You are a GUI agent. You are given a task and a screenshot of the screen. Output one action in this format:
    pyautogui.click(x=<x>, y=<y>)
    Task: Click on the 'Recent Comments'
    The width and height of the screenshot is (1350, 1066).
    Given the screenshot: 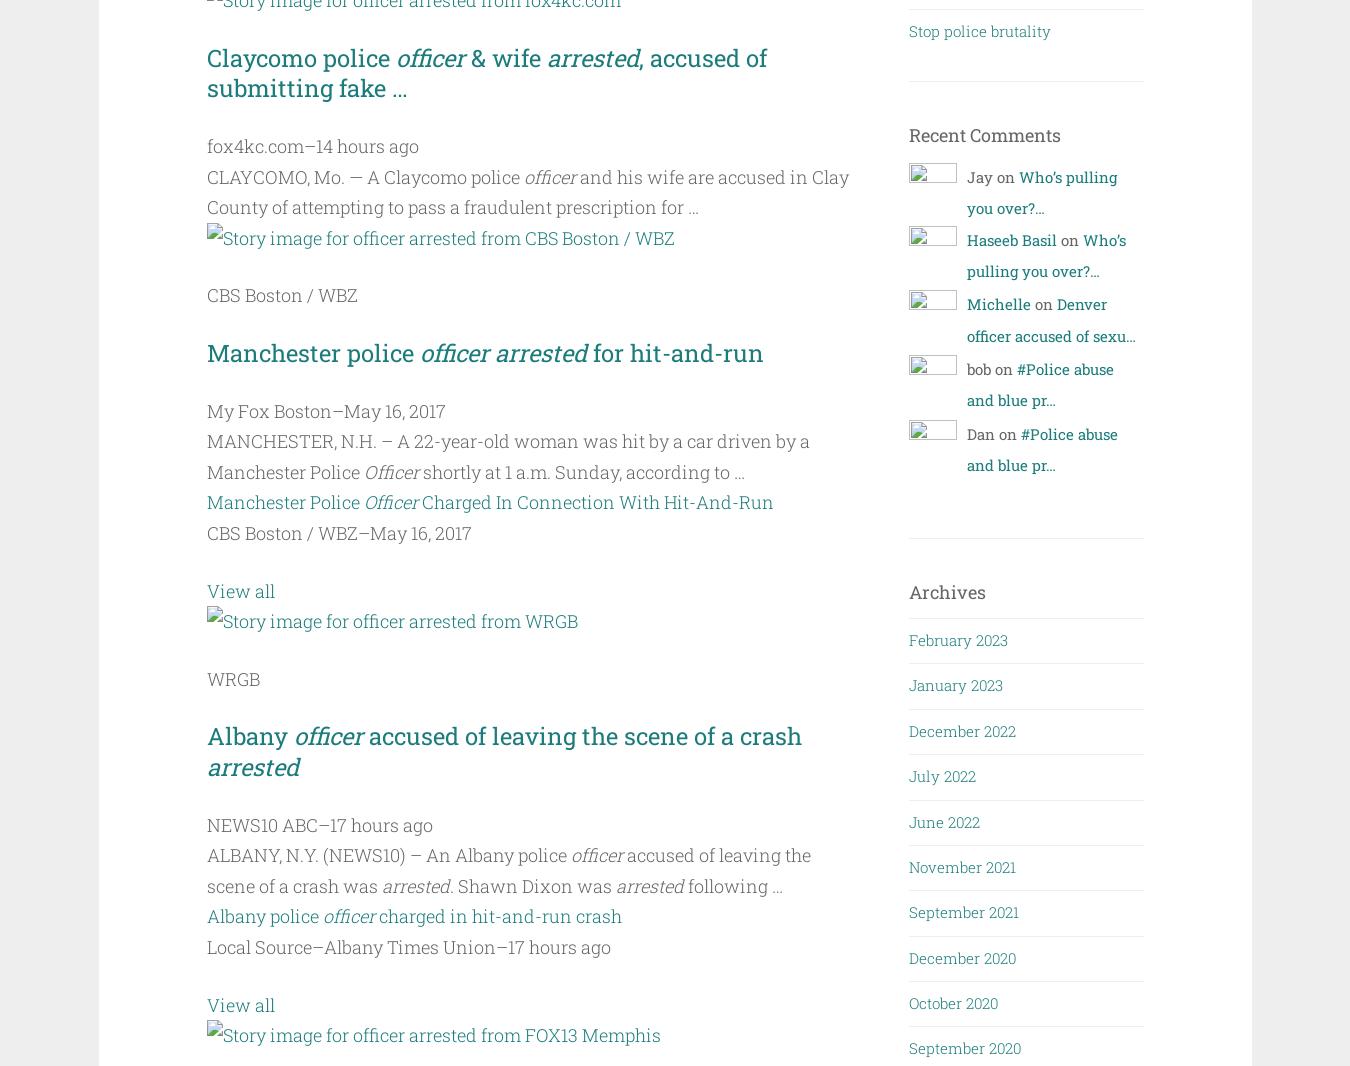 What is the action you would take?
    pyautogui.click(x=983, y=133)
    